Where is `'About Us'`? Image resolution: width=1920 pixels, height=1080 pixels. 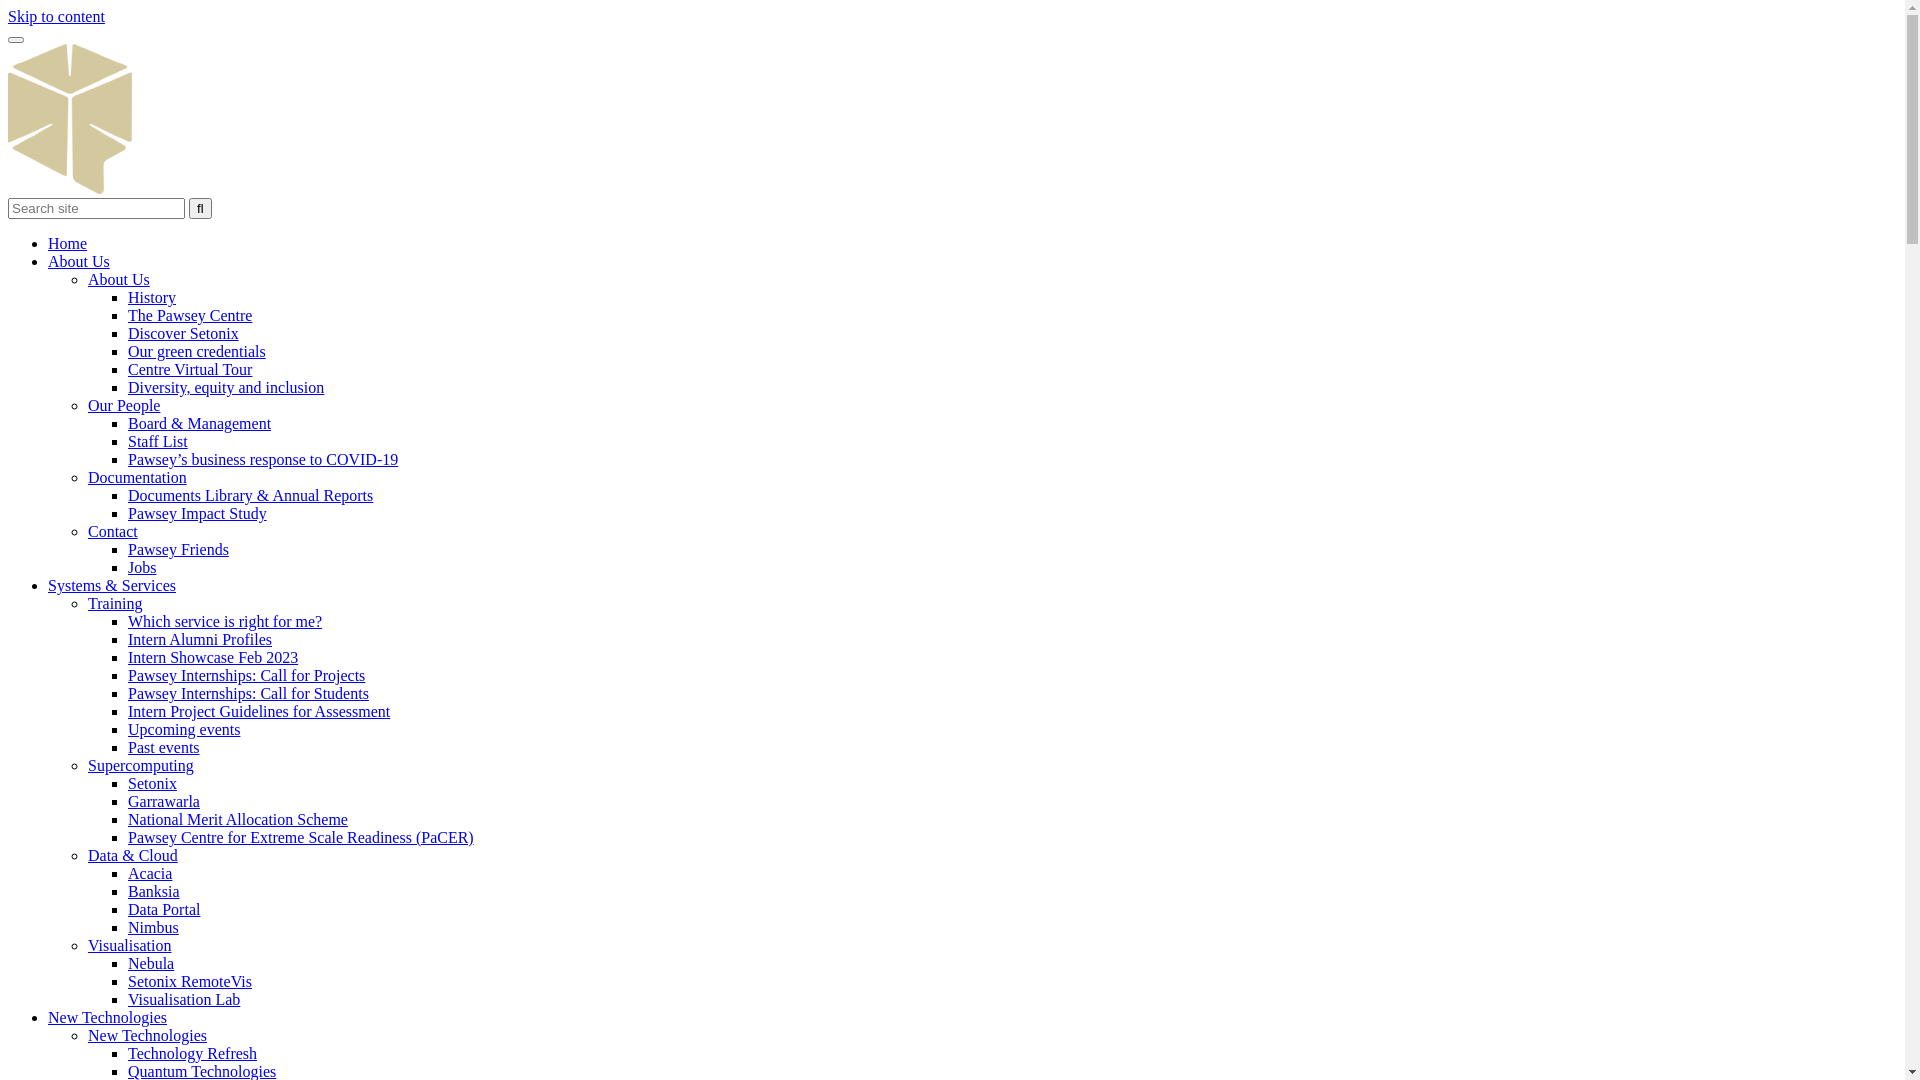
'About Us' is located at coordinates (118, 279).